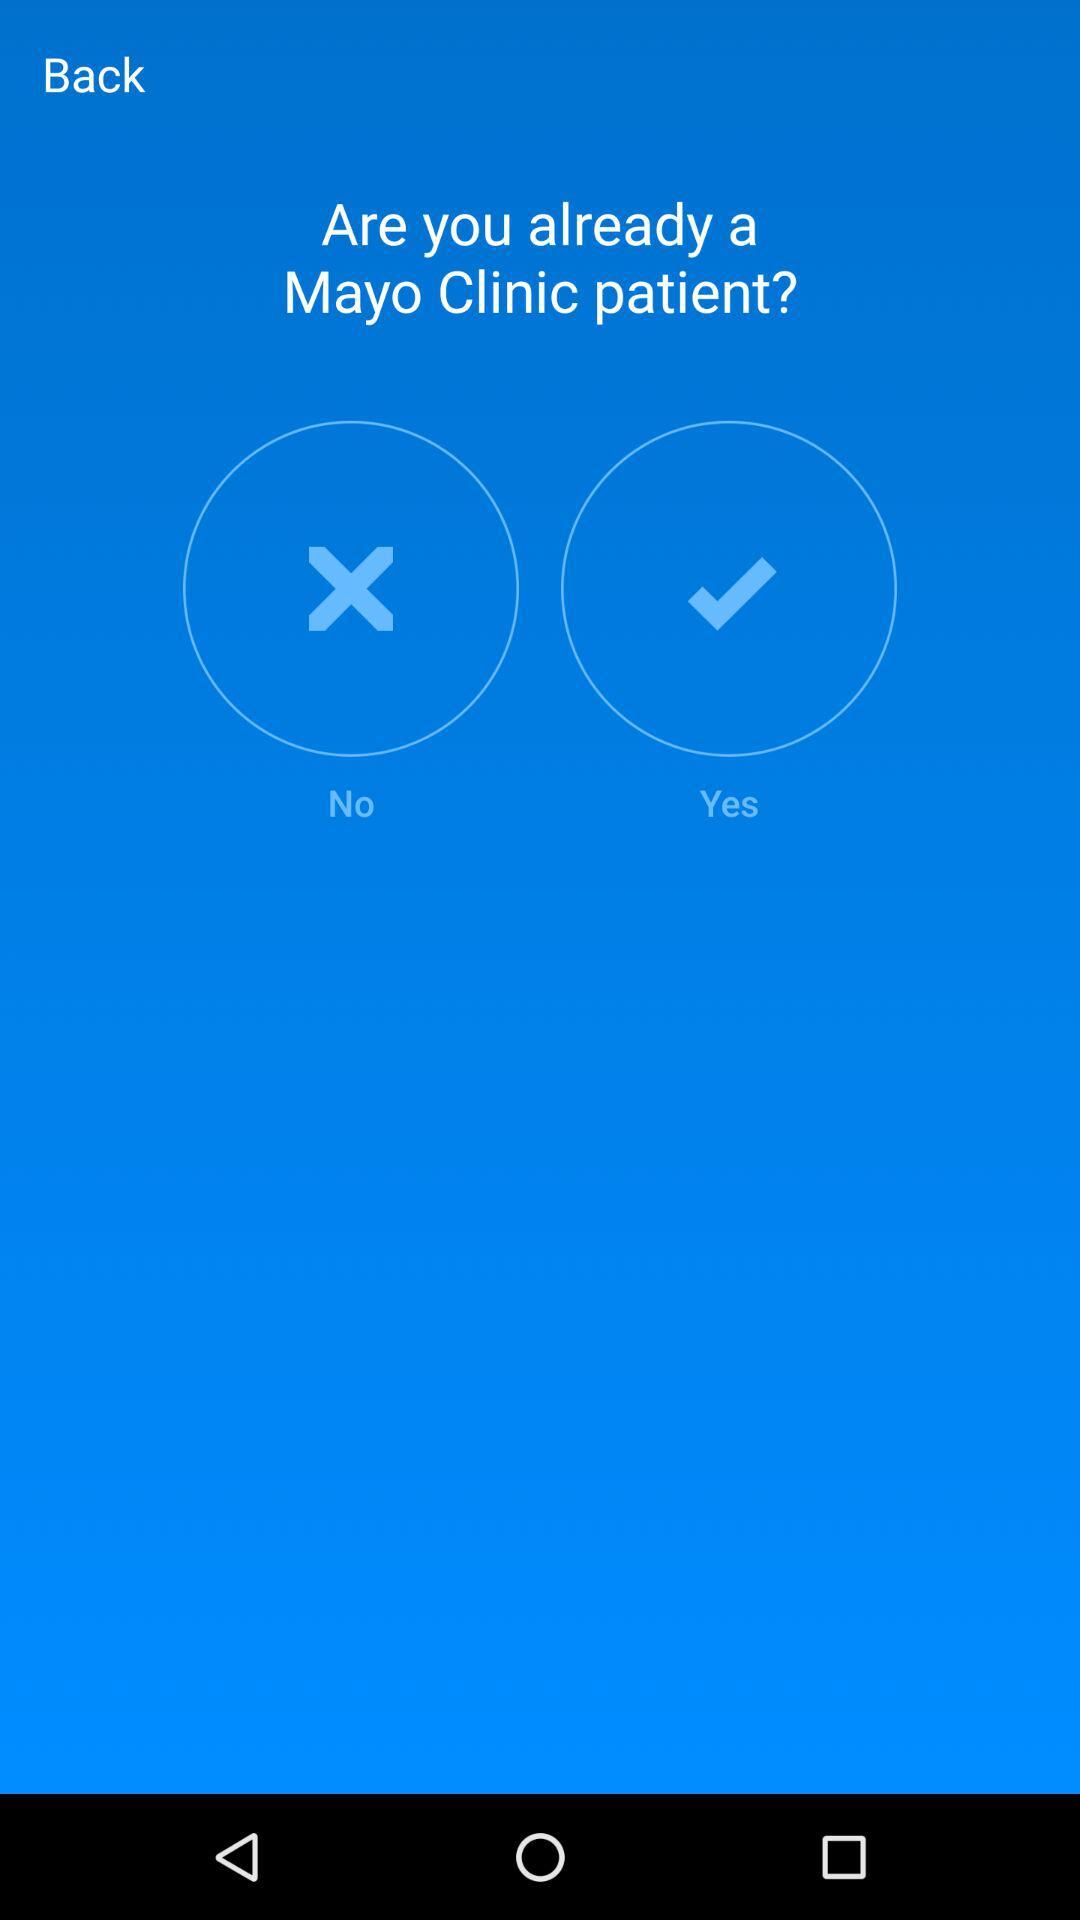  What do you see at coordinates (350, 623) in the screenshot?
I see `no icon` at bounding box center [350, 623].